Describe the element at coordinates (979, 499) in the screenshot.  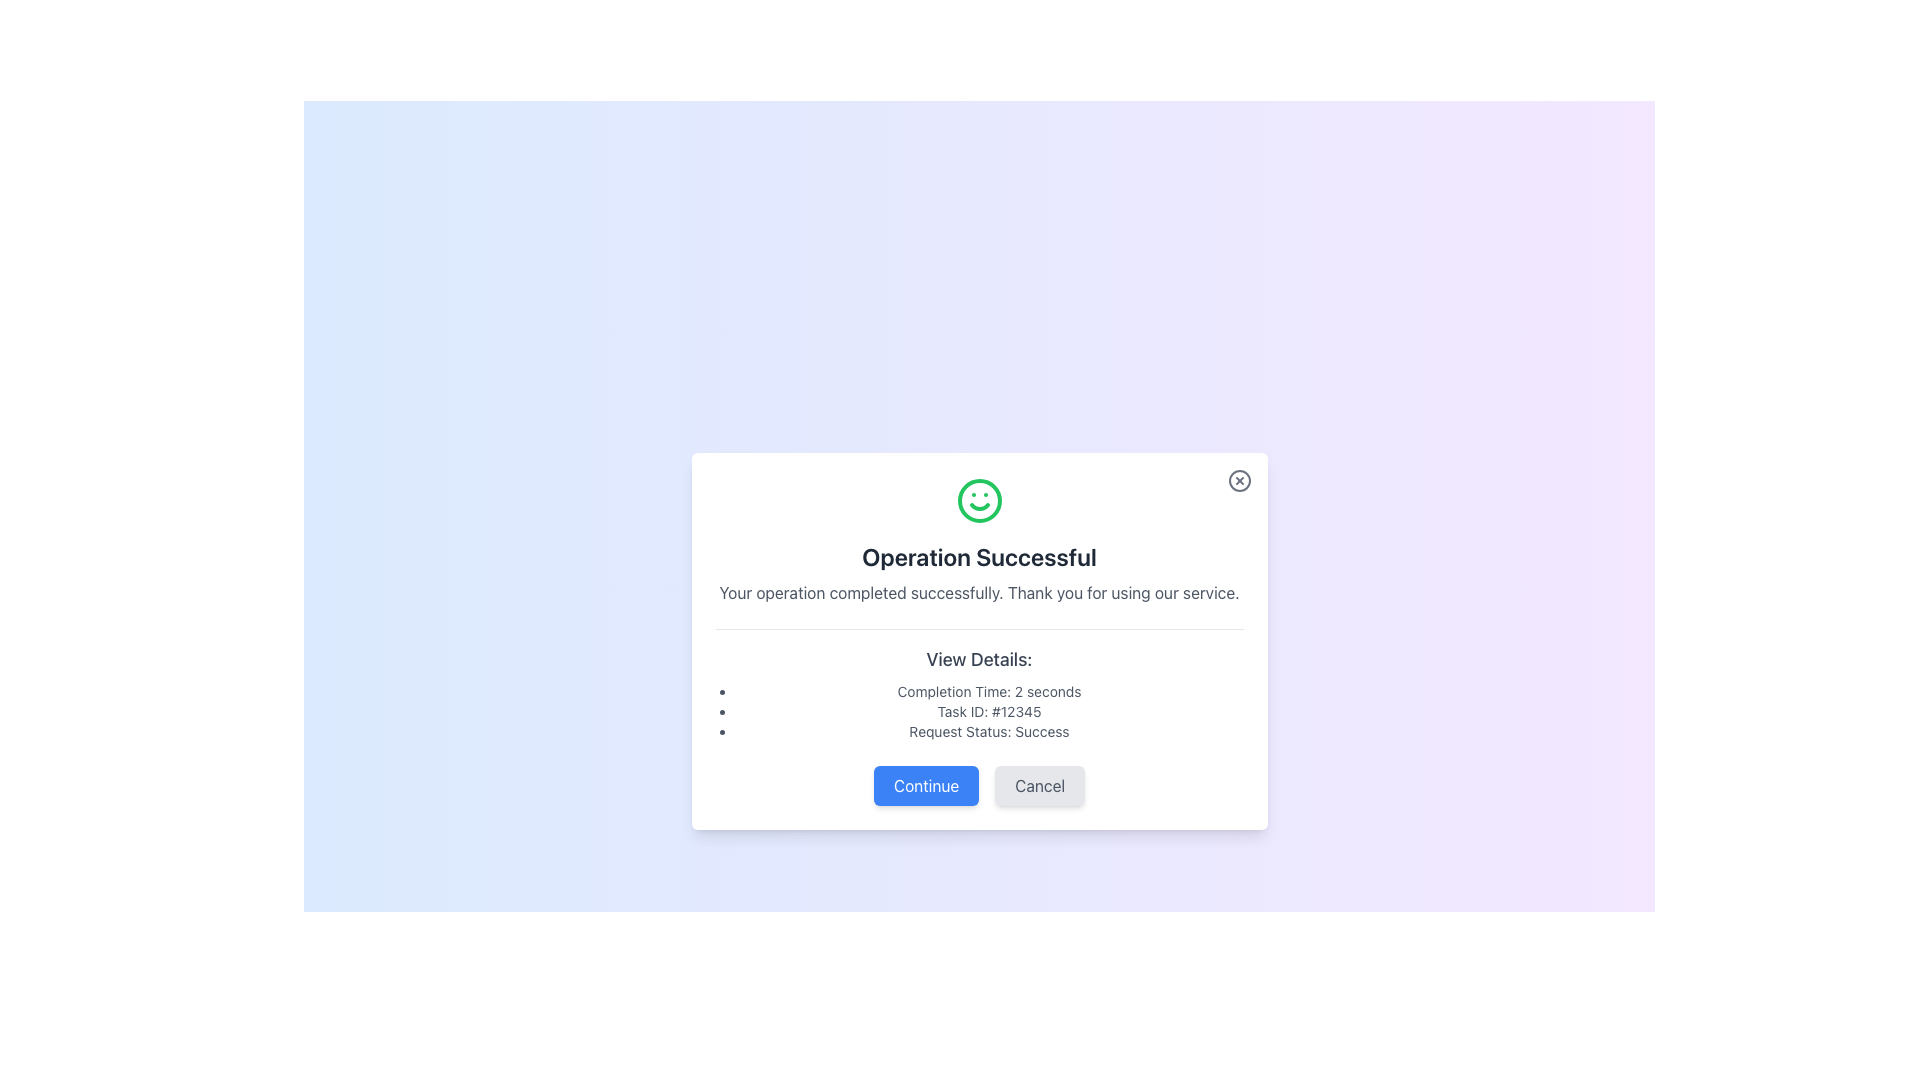
I see `the green circular element in the center of the smiling face icon within the confirmation popup dialog box` at that location.